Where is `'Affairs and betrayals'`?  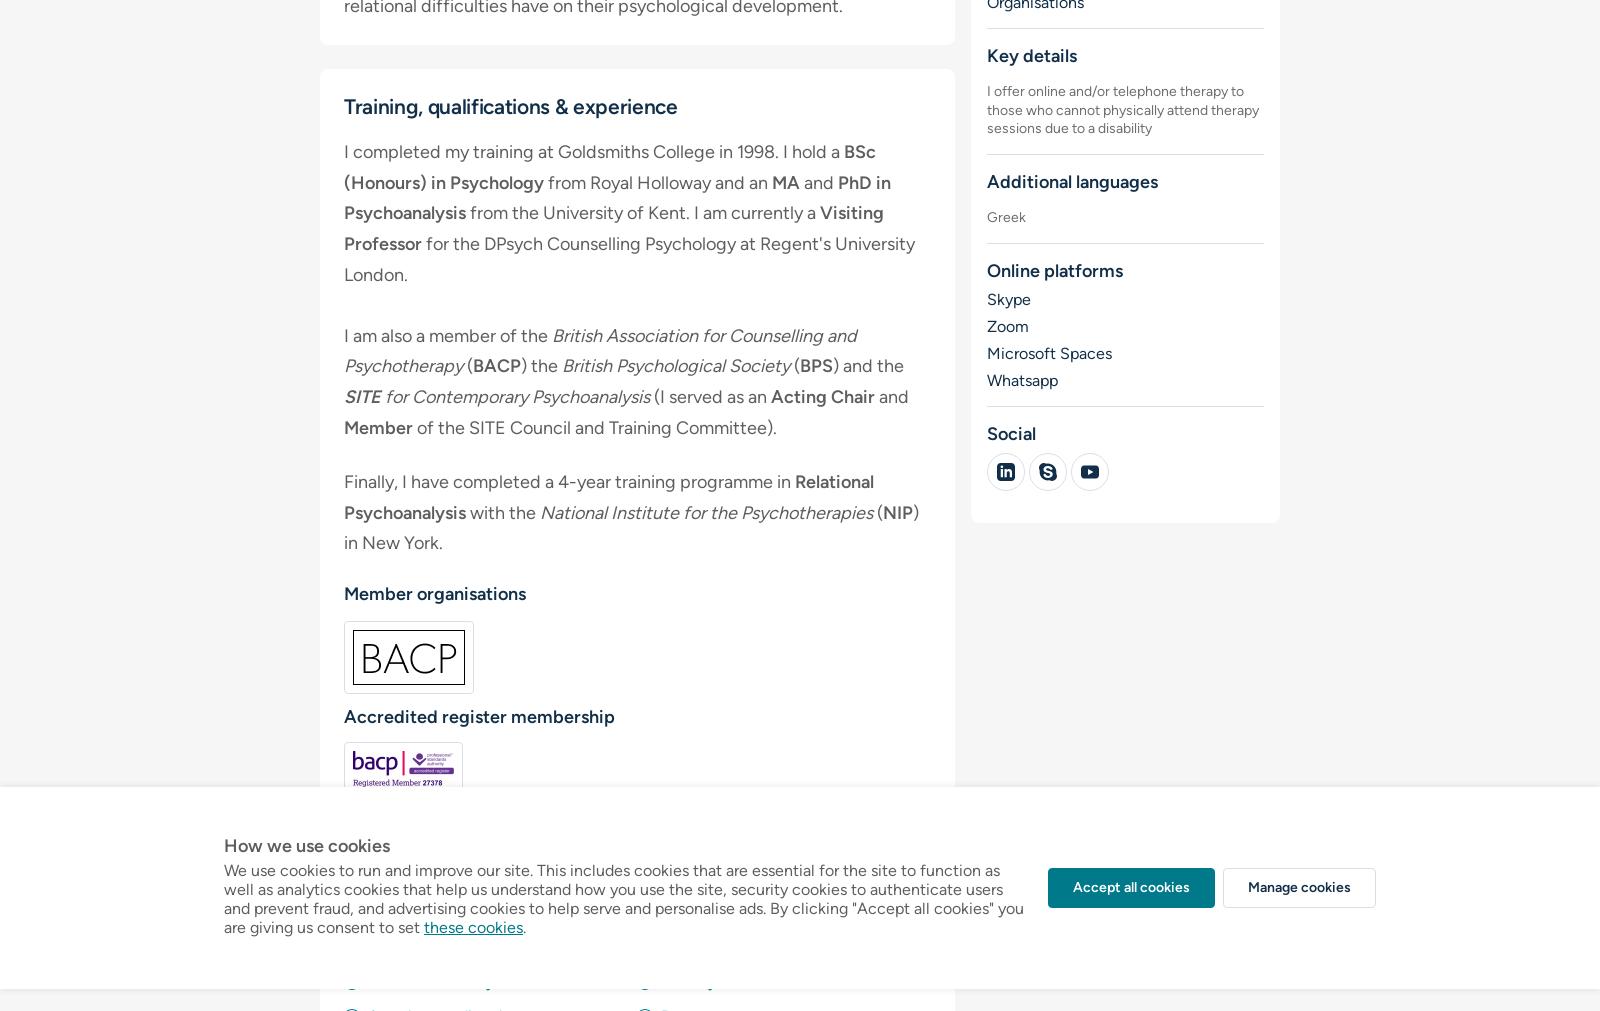
'Affairs and betrayals' is located at coordinates (439, 981).